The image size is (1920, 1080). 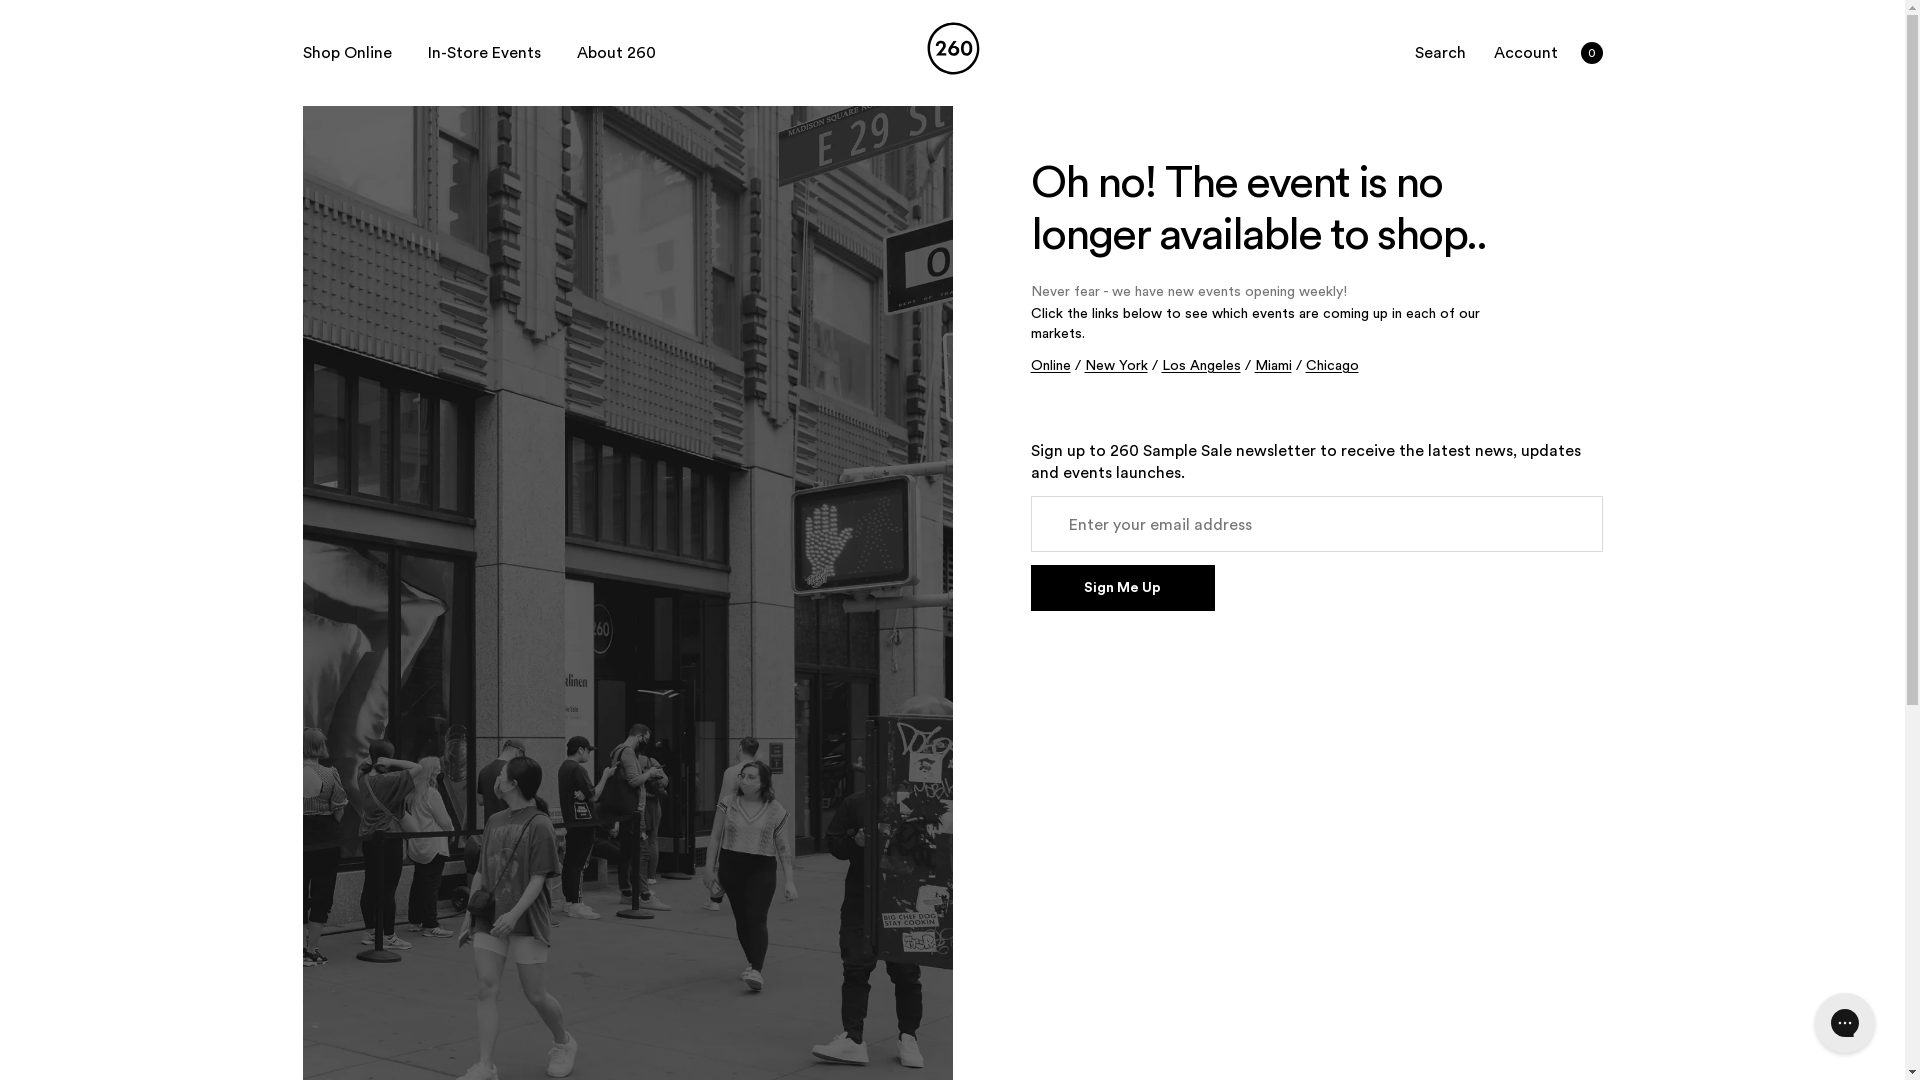 What do you see at coordinates (484, 52) in the screenshot?
I see `'In-Store Events'` at bounding box center [484, 52].